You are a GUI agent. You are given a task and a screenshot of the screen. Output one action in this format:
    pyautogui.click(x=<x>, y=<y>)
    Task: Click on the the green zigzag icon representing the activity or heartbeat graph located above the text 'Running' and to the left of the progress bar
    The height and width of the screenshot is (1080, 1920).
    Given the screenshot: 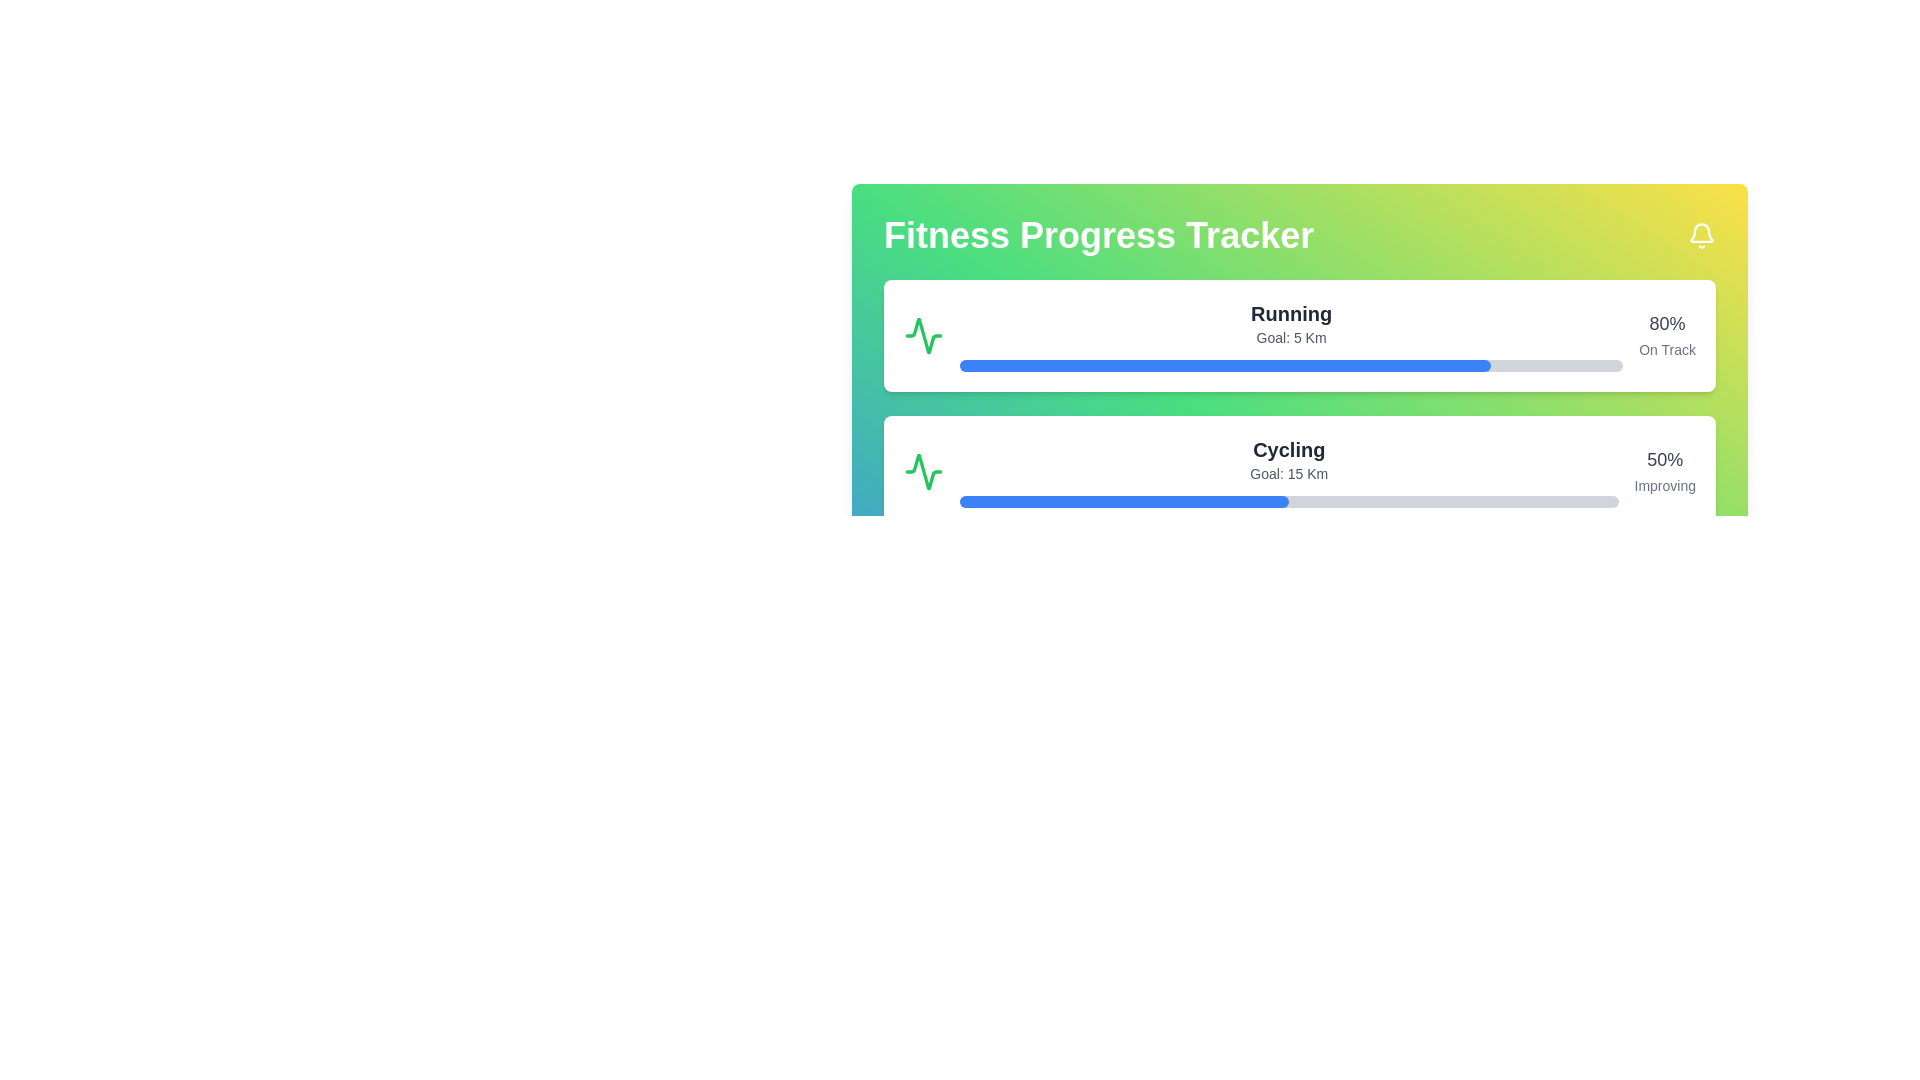 What is the action you would take?
    pyautogui.click(x=923, y=334)
    